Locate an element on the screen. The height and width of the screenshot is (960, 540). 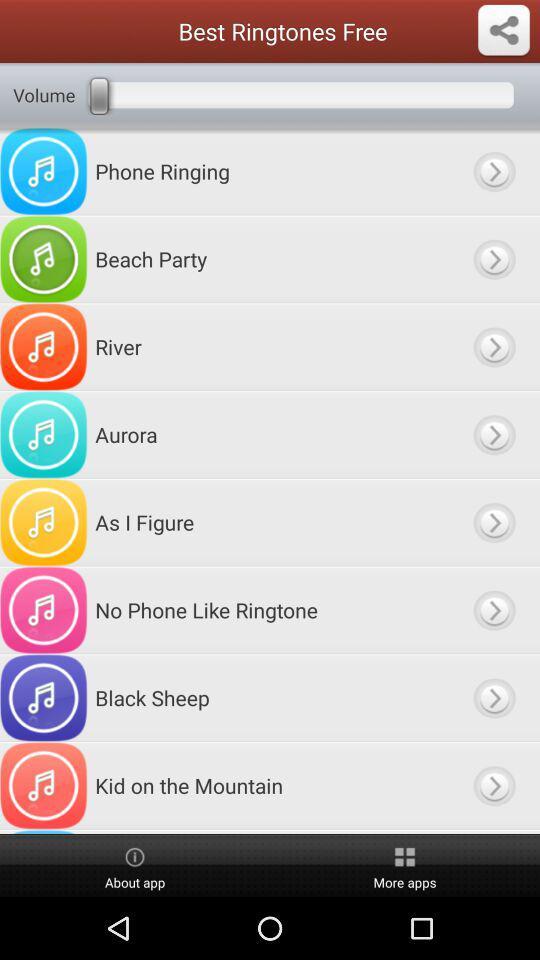
option is located at coordinates (493, 347).